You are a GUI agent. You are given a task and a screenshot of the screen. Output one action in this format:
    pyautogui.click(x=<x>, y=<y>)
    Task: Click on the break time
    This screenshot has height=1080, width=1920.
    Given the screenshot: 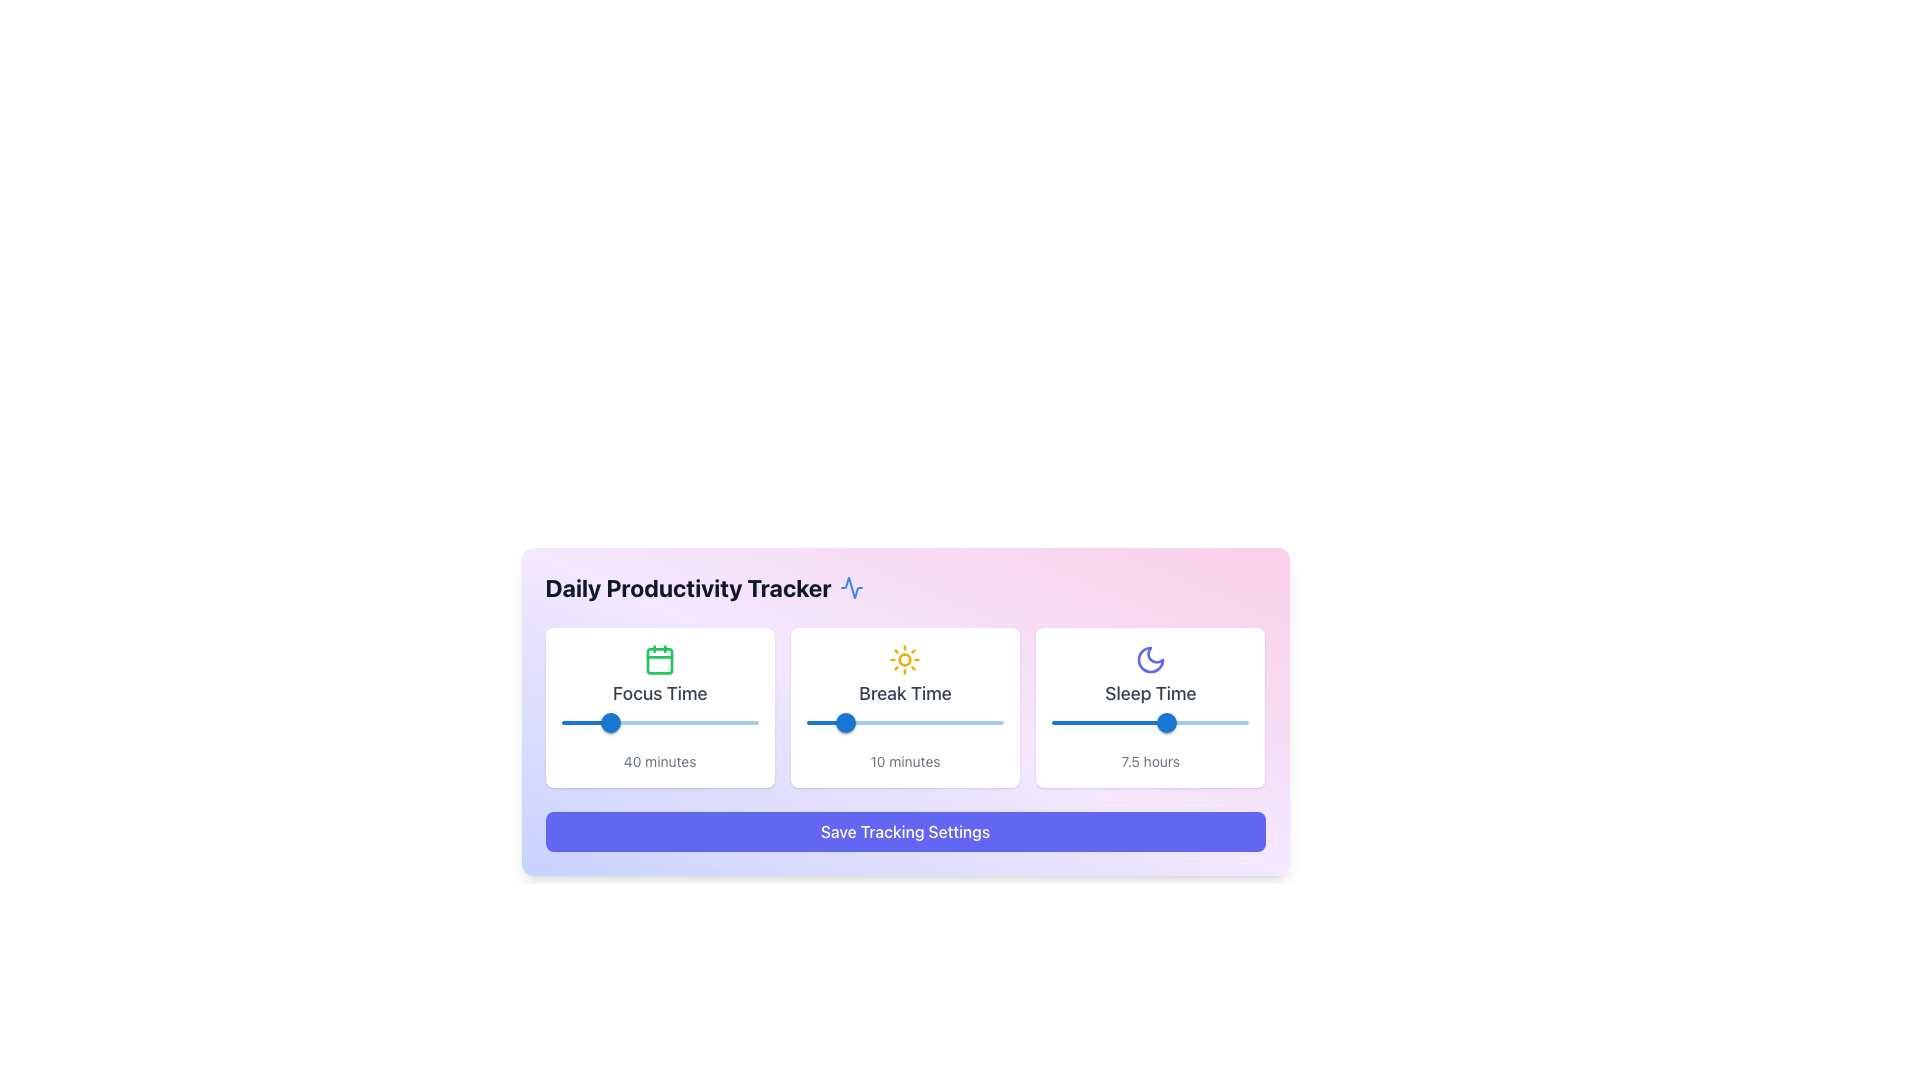 What is the action you would take?
    pyautogui.click(x=810, y=722)
    